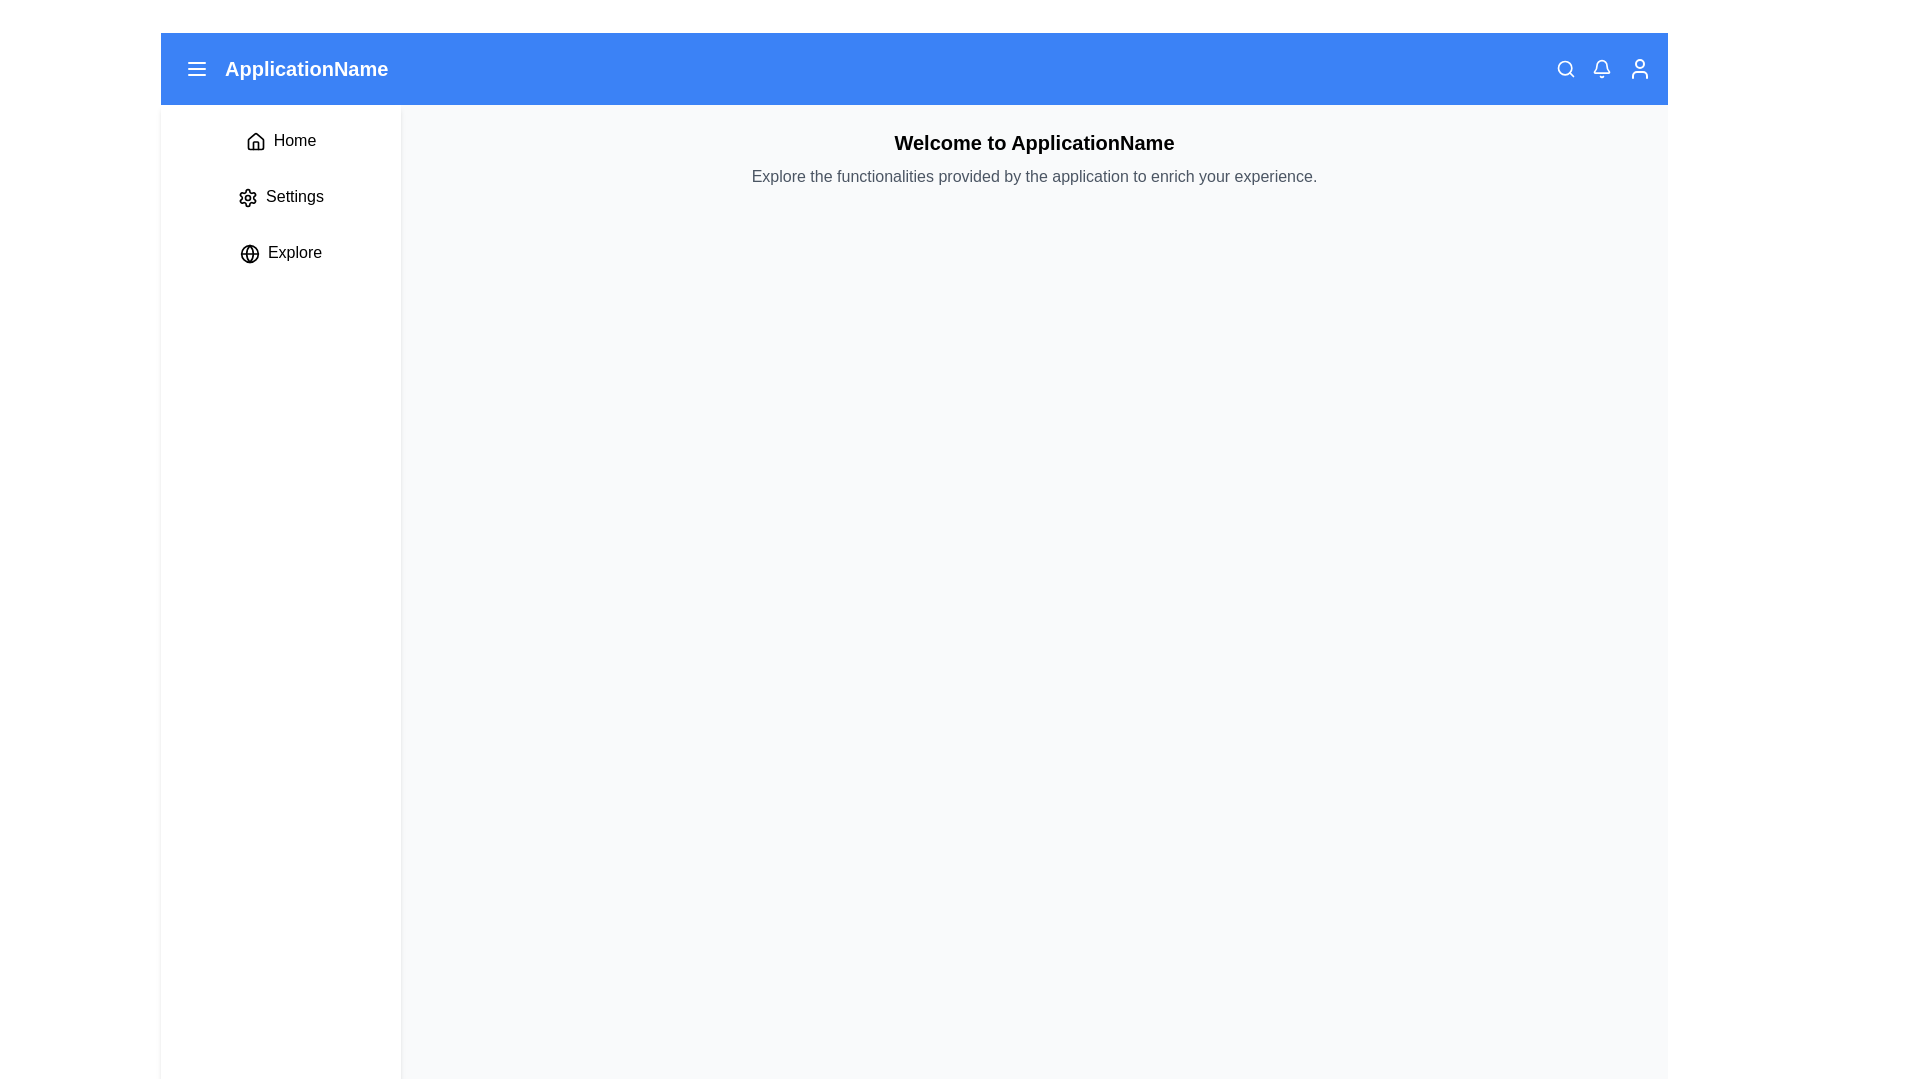 The height and width of the screenshot is (1080, 1920). Describe the element at coordinates (247, 197) in the screenshot. I see `the gear icon representing settings in the uppermost position of the 'Settings' navigation entry on the left-hand menu` at that location.